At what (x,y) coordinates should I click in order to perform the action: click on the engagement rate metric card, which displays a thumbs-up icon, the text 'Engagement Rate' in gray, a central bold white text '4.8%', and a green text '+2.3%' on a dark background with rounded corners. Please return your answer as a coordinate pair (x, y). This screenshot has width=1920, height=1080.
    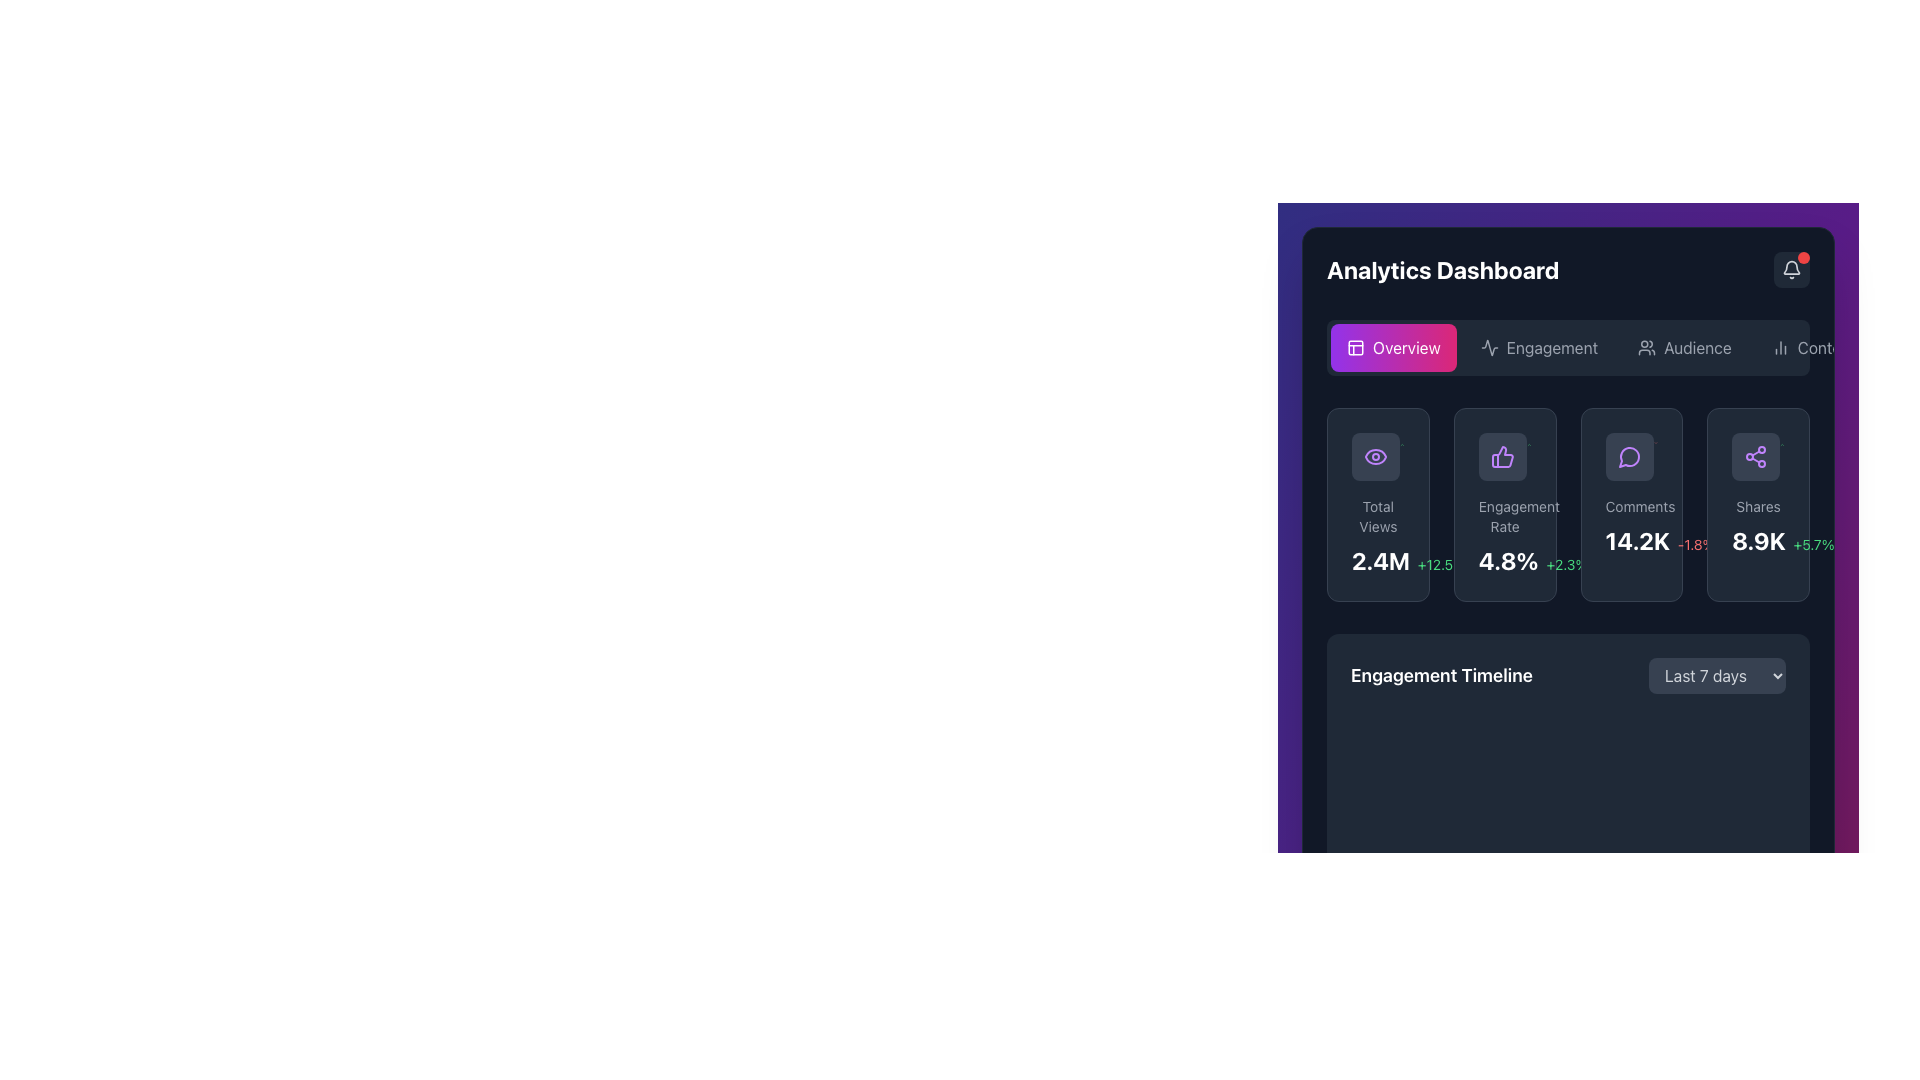
    Looking at the image, I should click on (1567, 504).